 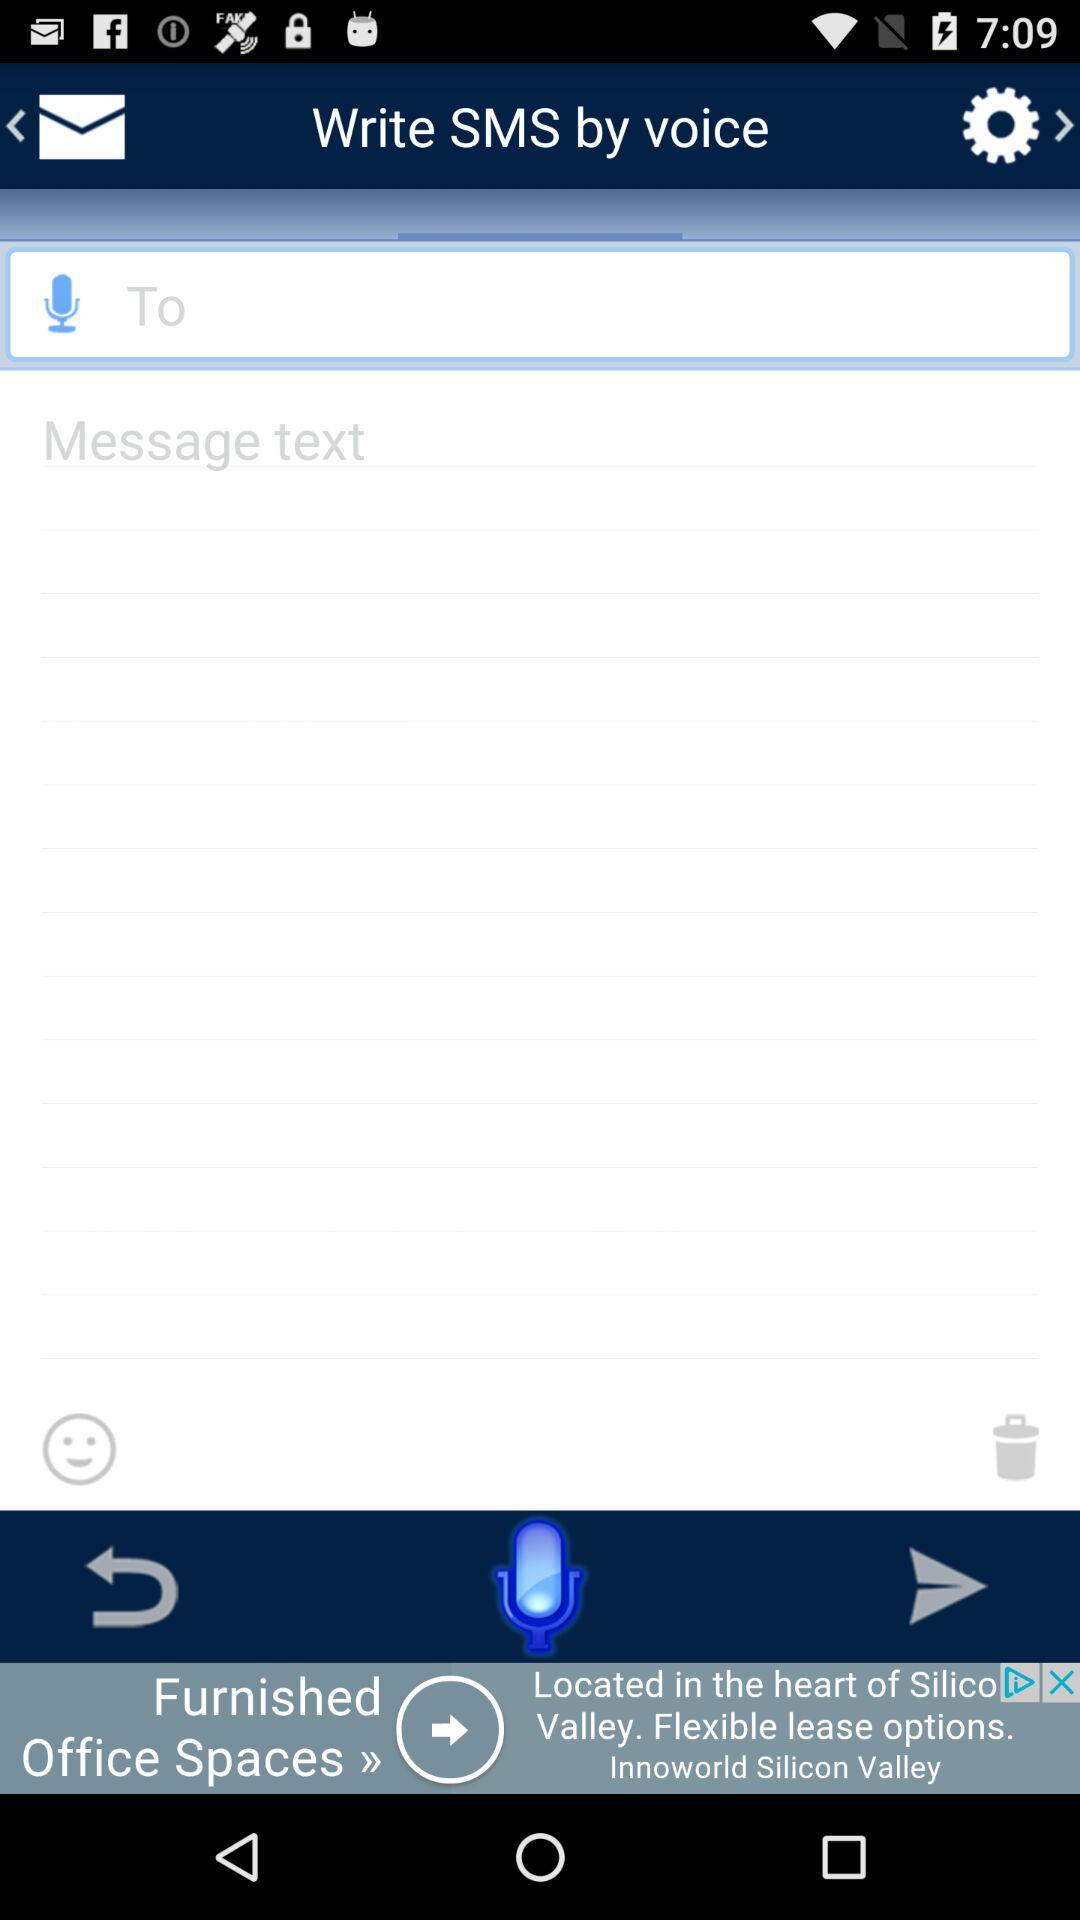 What do you see at coordinates (78, 1450) in the screenshot?
I see `emoji option` at bounding box center [78, 1450].